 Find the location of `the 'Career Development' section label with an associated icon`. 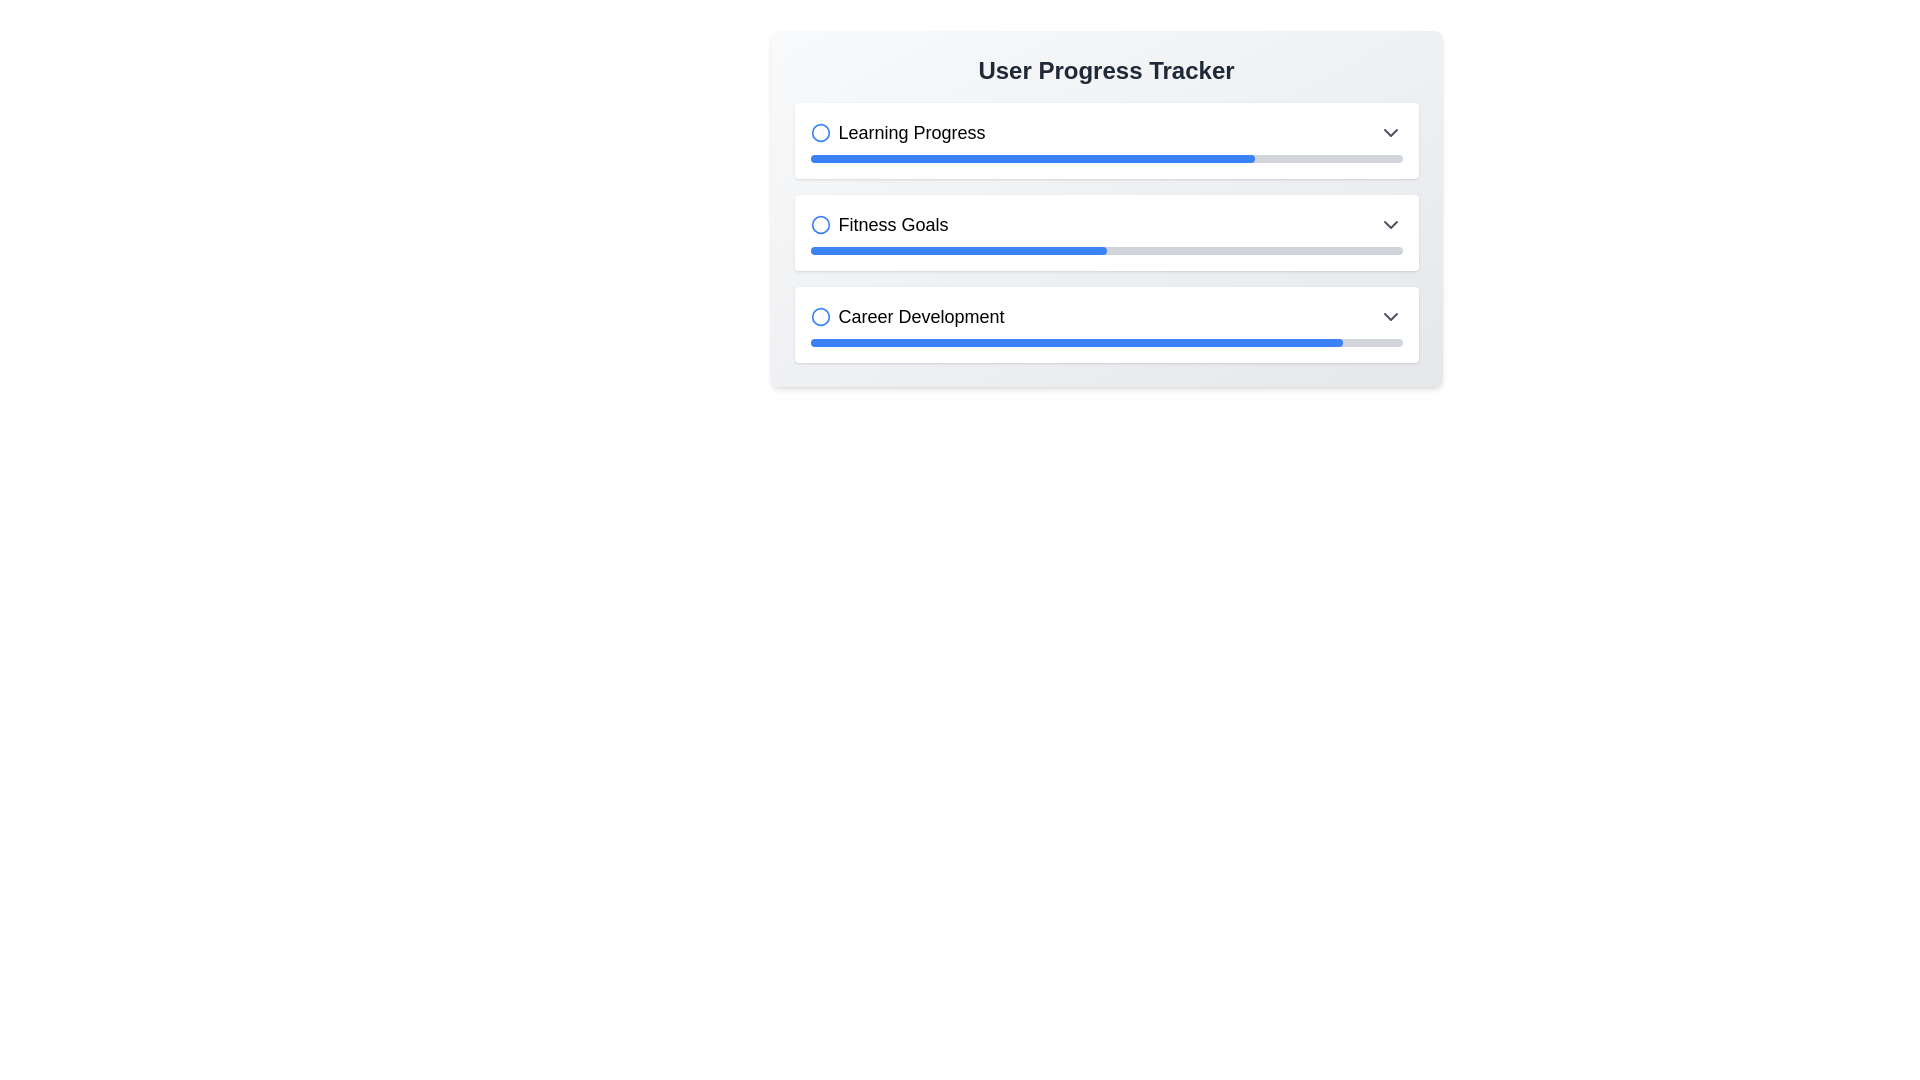

the 'Career Development' section label with an associated icon is located at coordinates (906, 315).